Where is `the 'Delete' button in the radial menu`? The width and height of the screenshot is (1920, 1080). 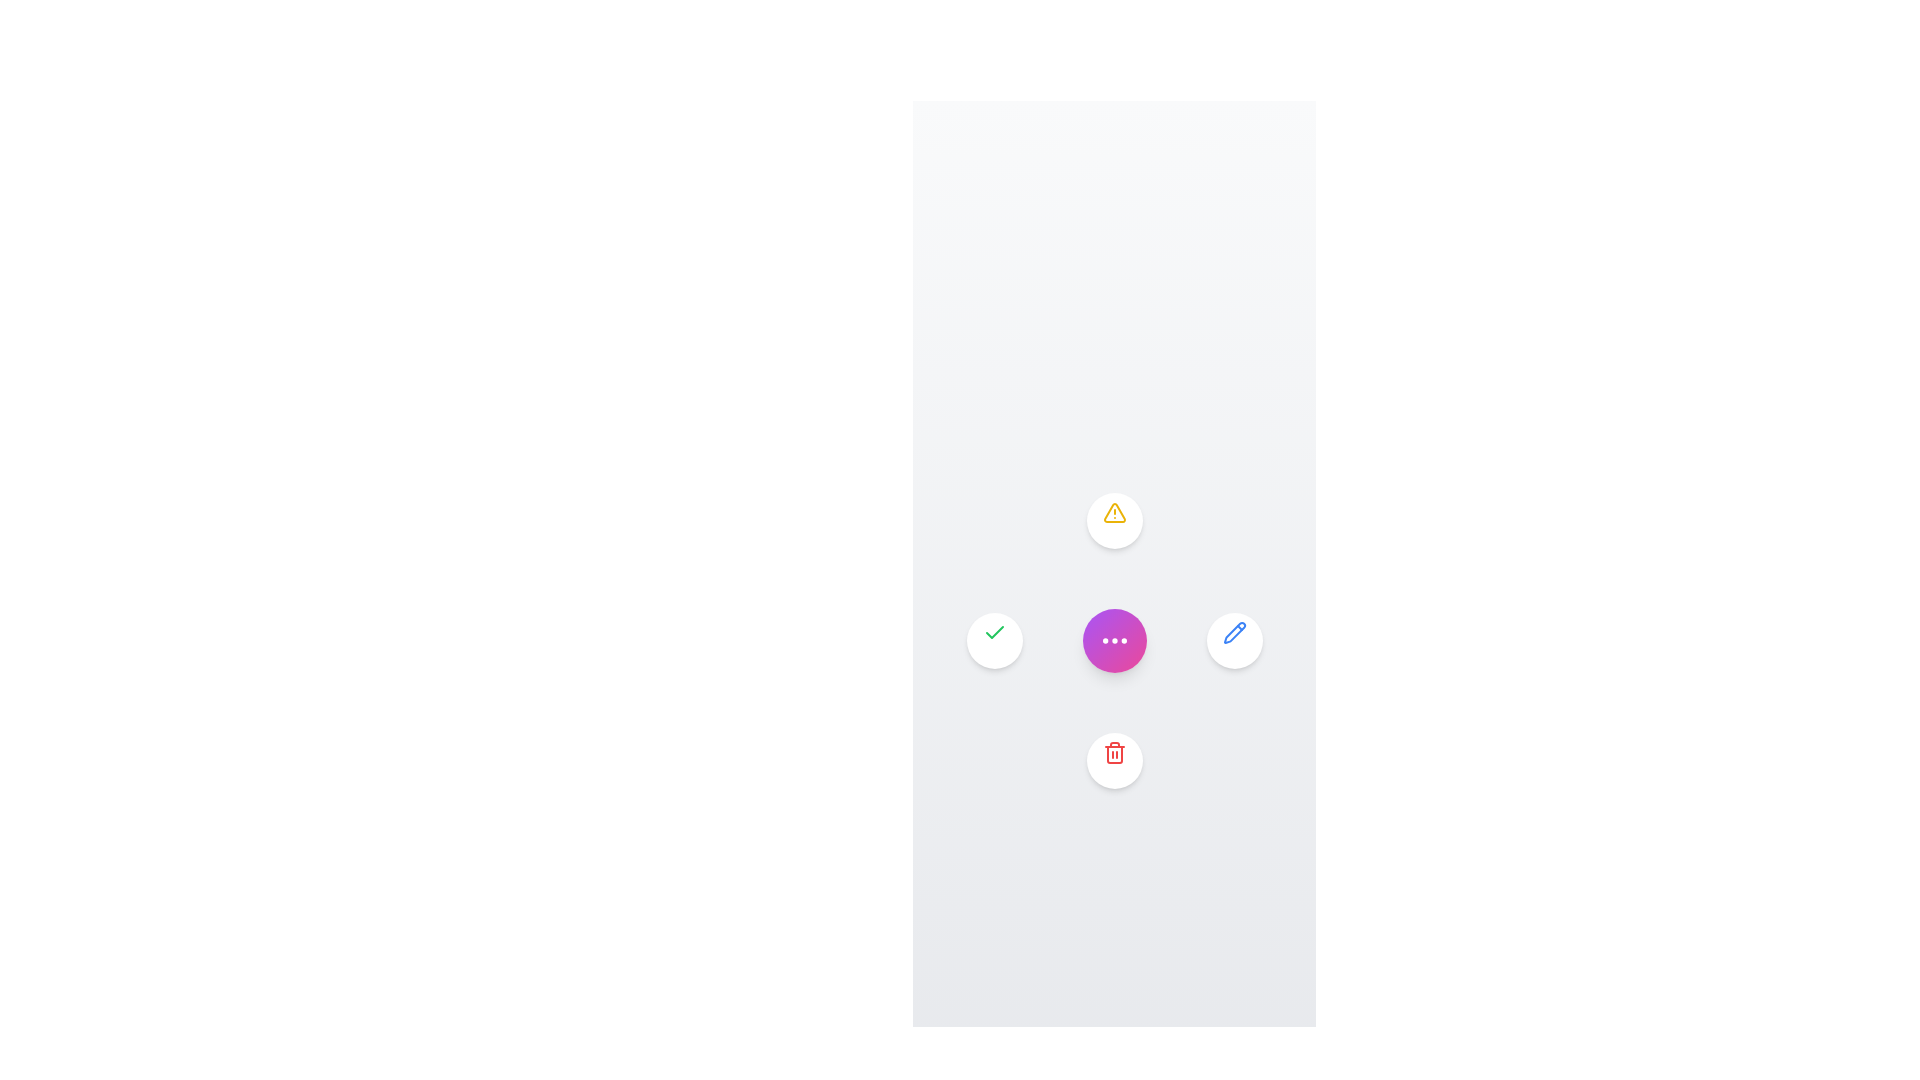
the 'Delete' button in the radial menu is located at coordinates (1113, 760).